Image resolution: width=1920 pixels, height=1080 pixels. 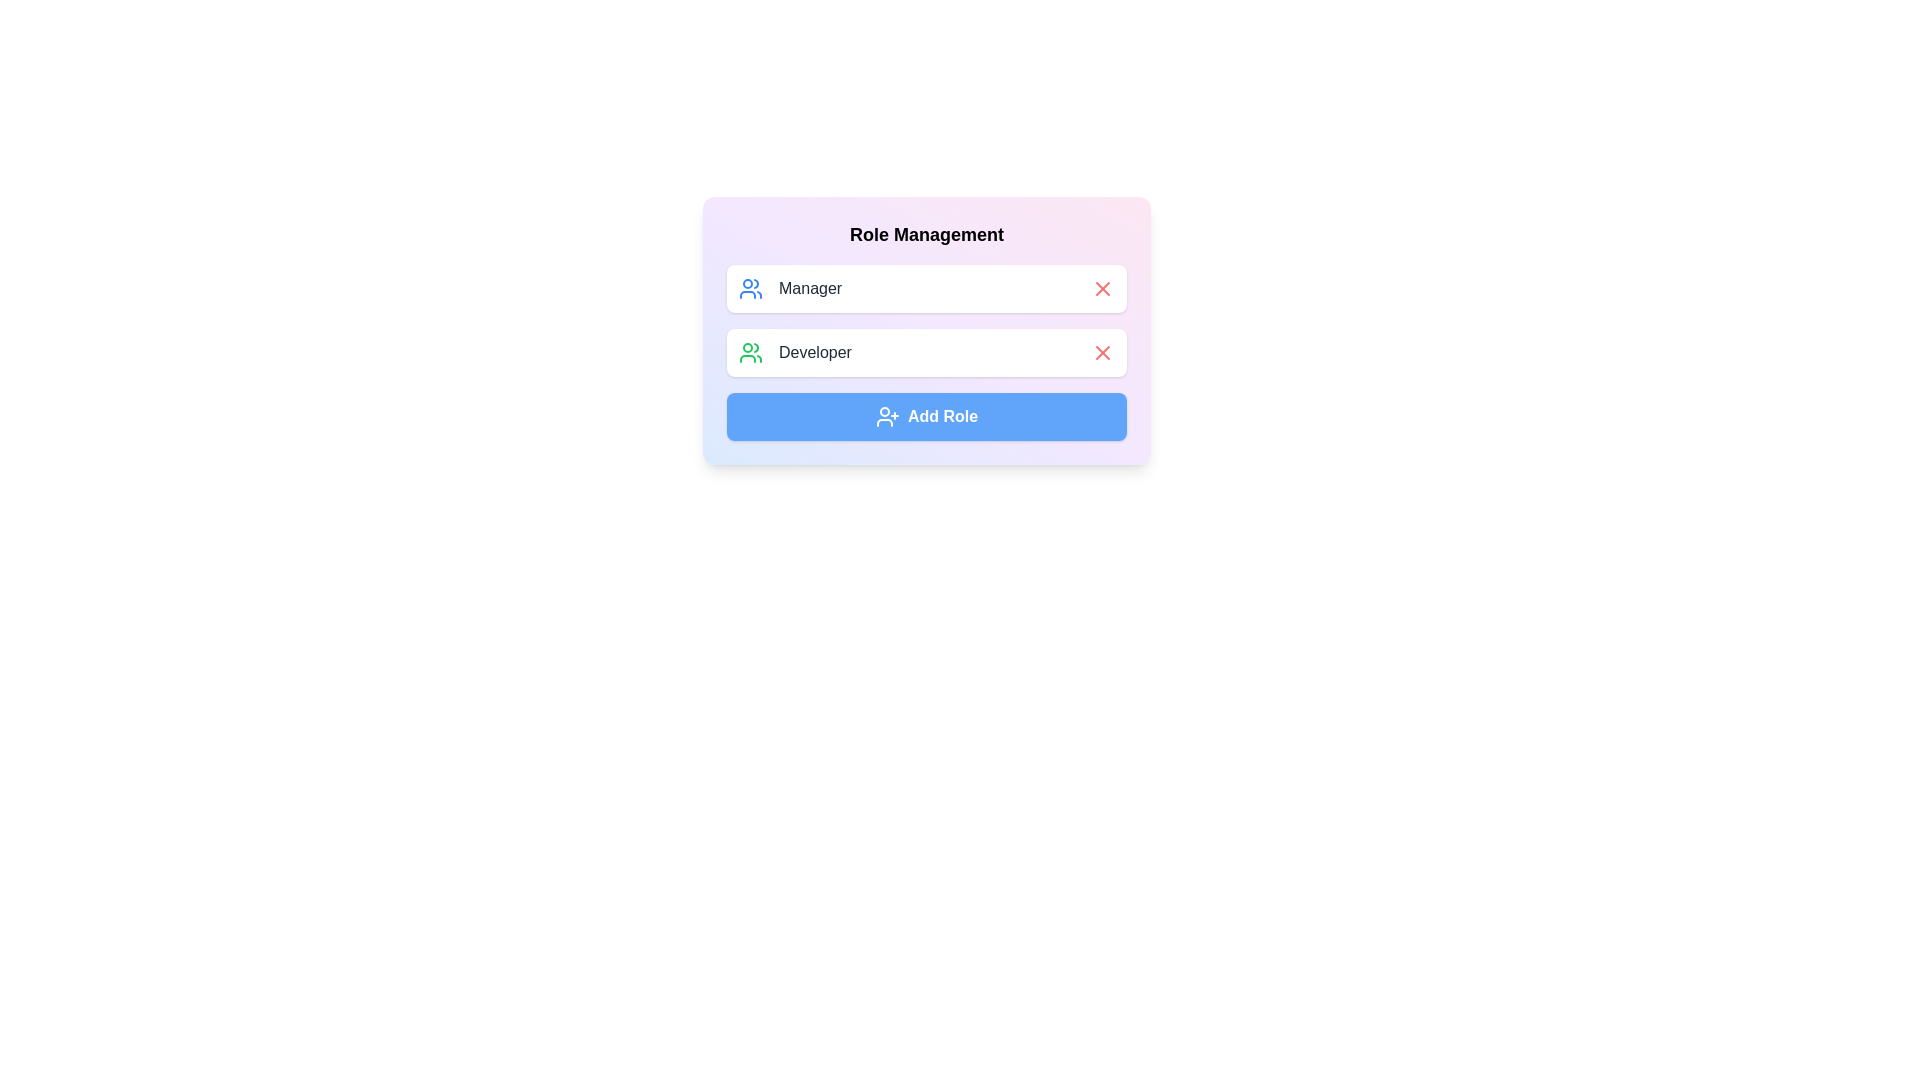 What do you see at coordinates (1102, 352) in the screenshot?
I see `'X' button next to Developer to remove it` at bounding box center [1102, 352].